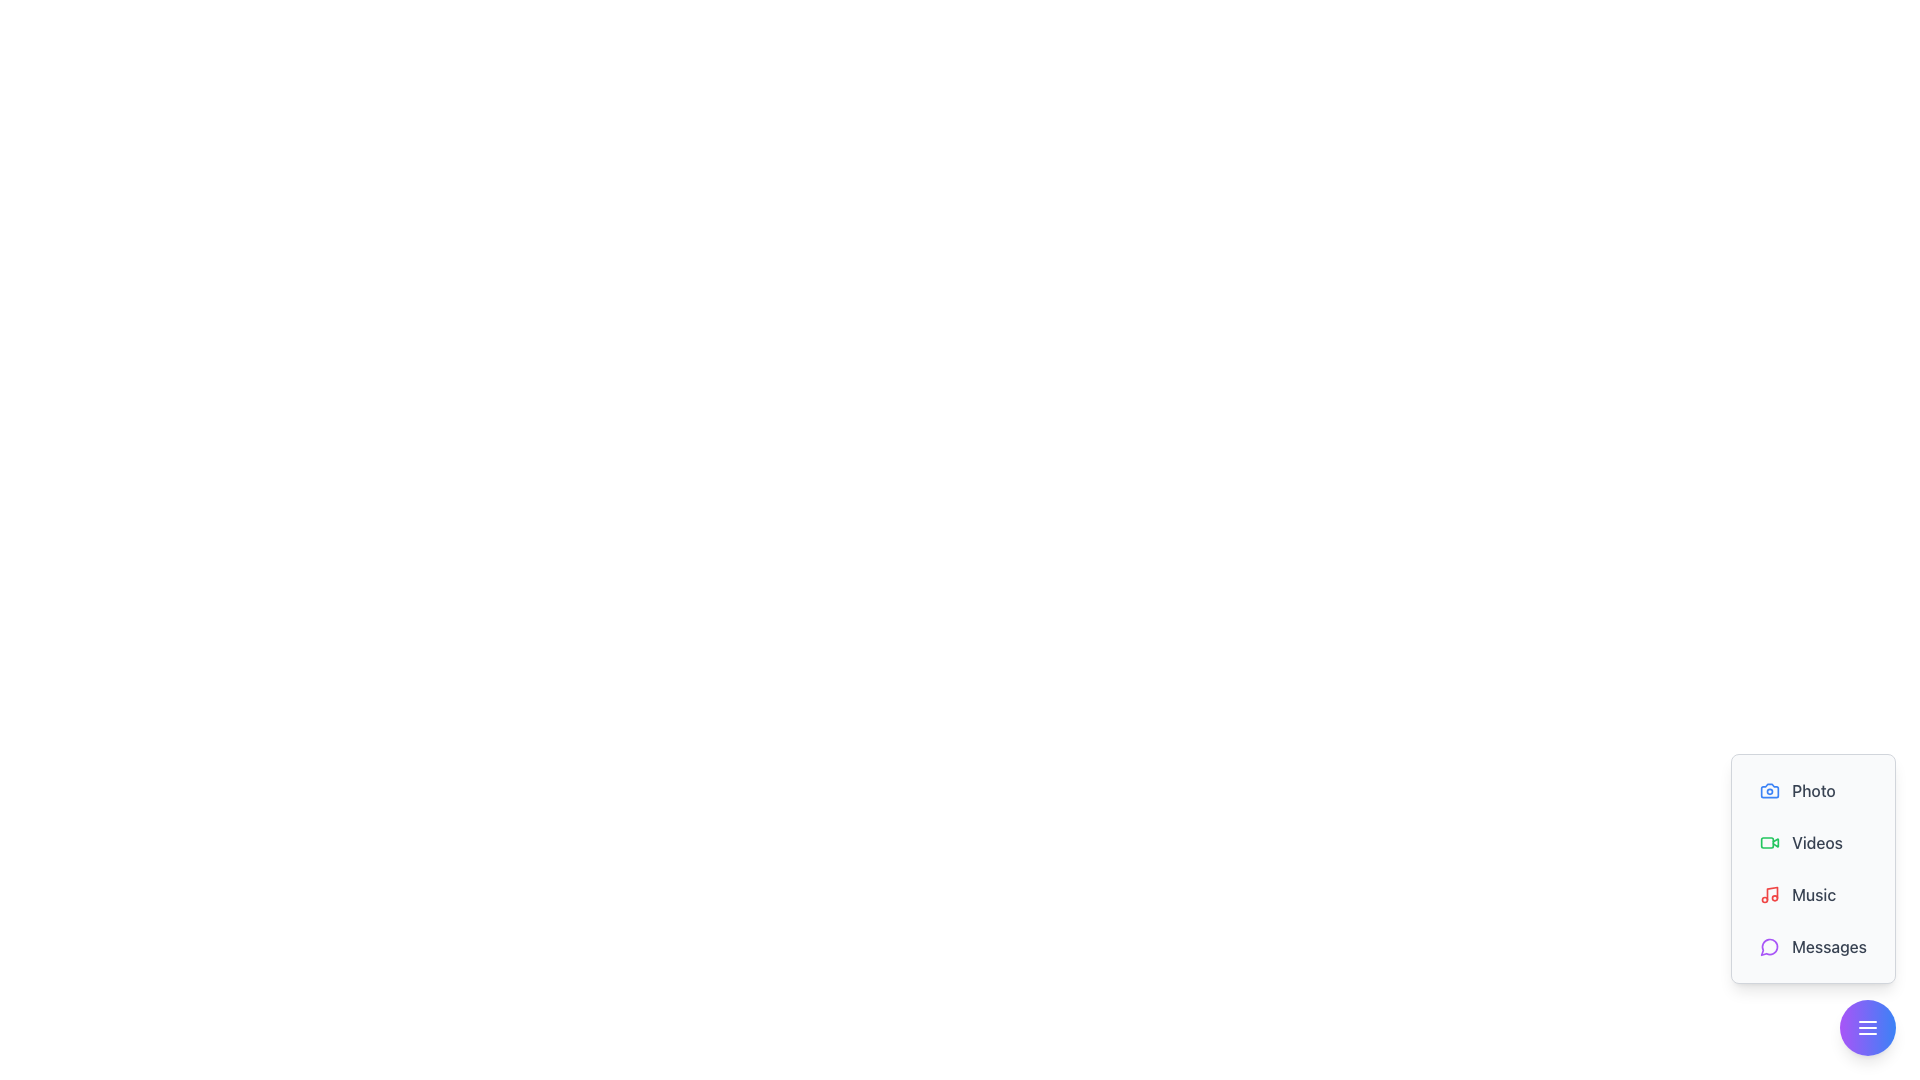 The height and width of the screenshot is (1080, 1920). Describe the element at coordinates (1767, 843) in the screenshot. I see `the video camera icon labeled 'Videos' in the vertical menu` at that location.